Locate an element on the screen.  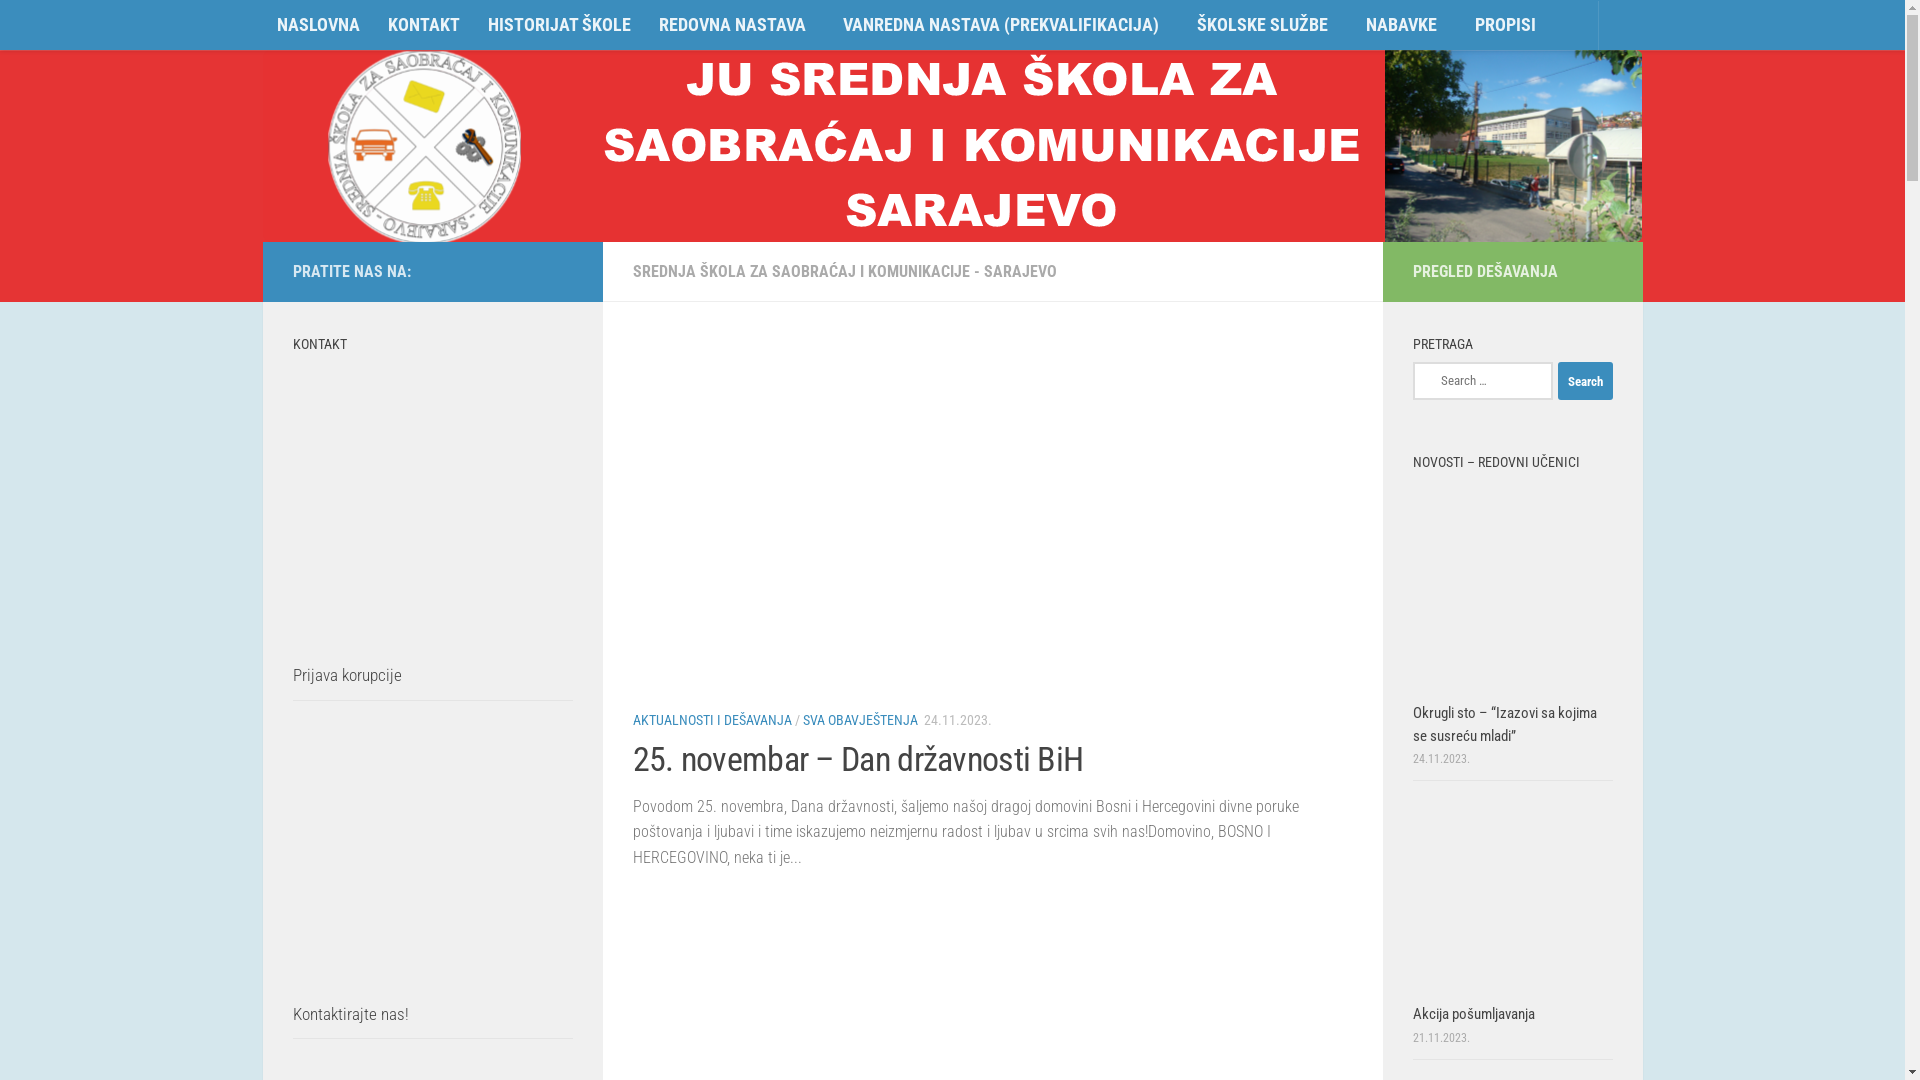
'NASLOVNA' is located at coordinates (316, 24).